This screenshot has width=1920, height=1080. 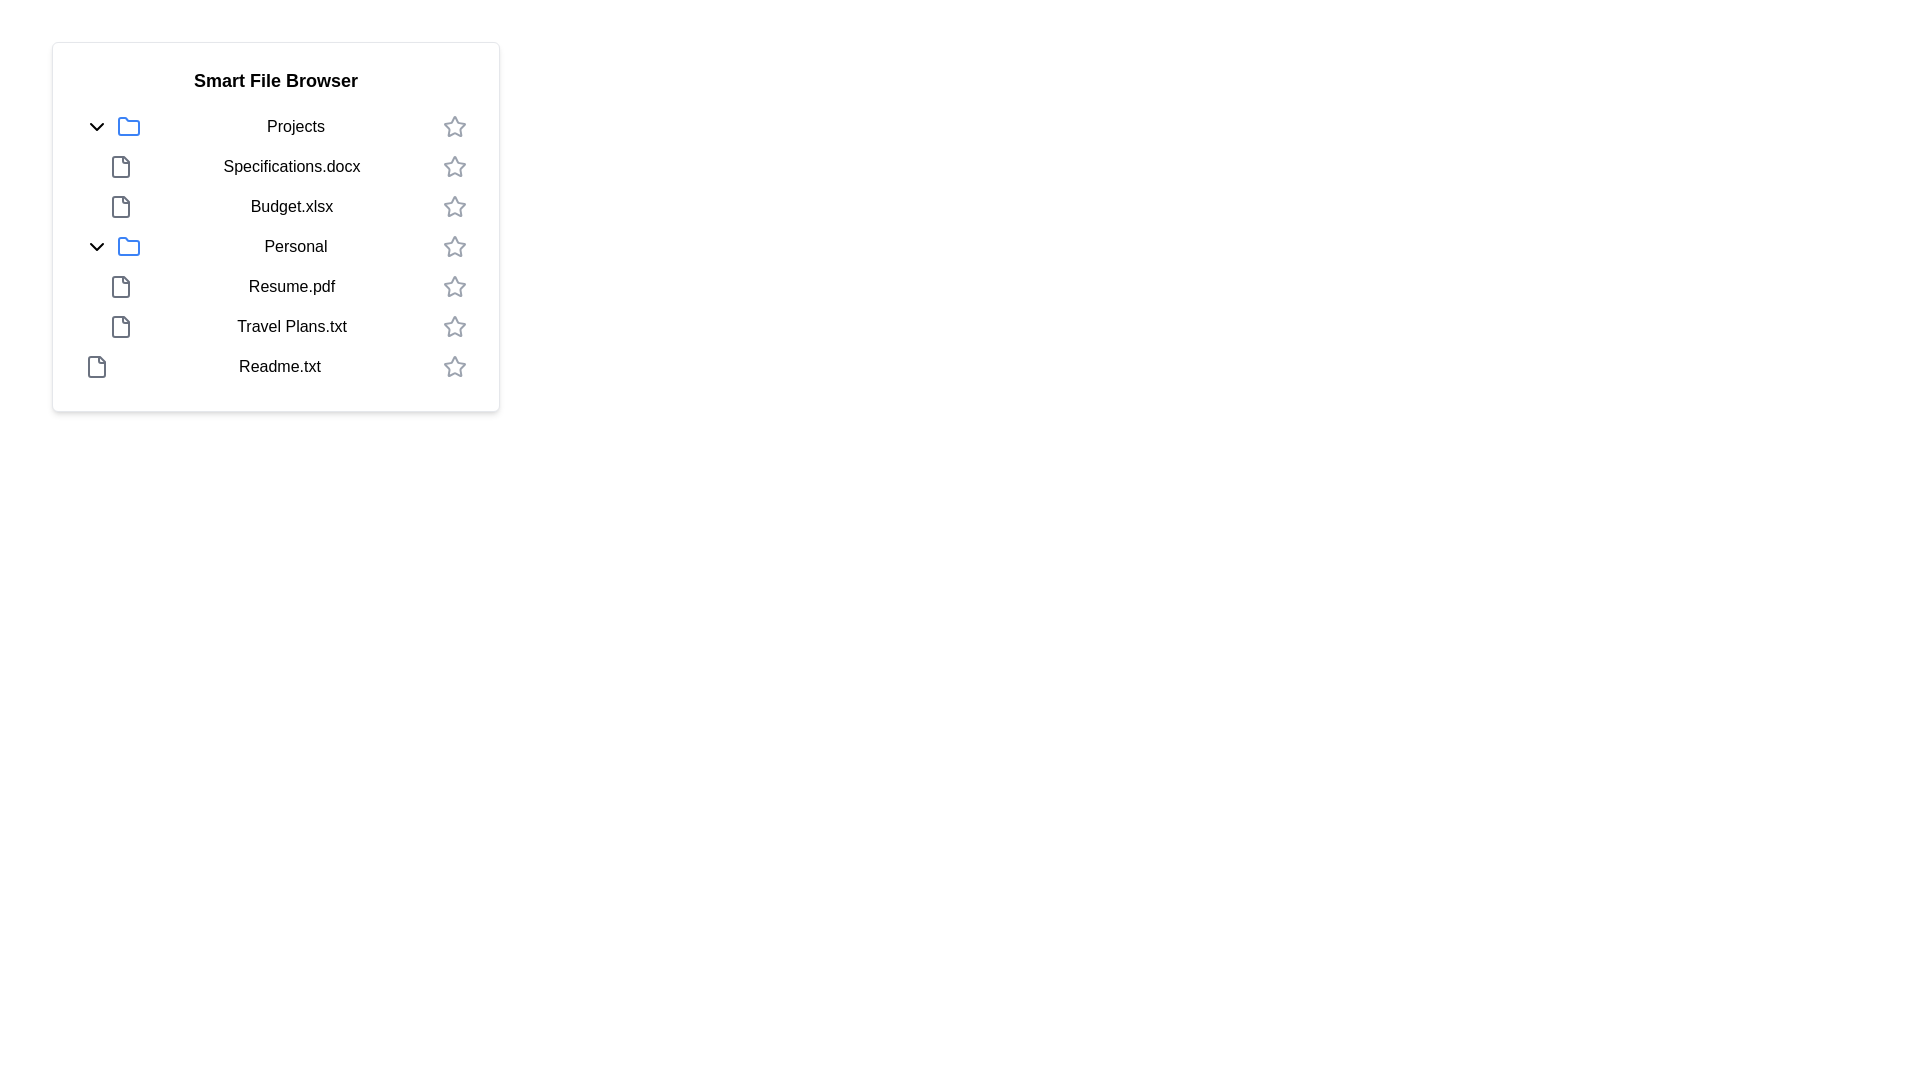 What do you see at coordinates (278, 366) in the screenshot?
I see `to select the file named 'Readme.txt' displayed in black font within the Personal directory of the file browser` at bounding box center [278, 366].